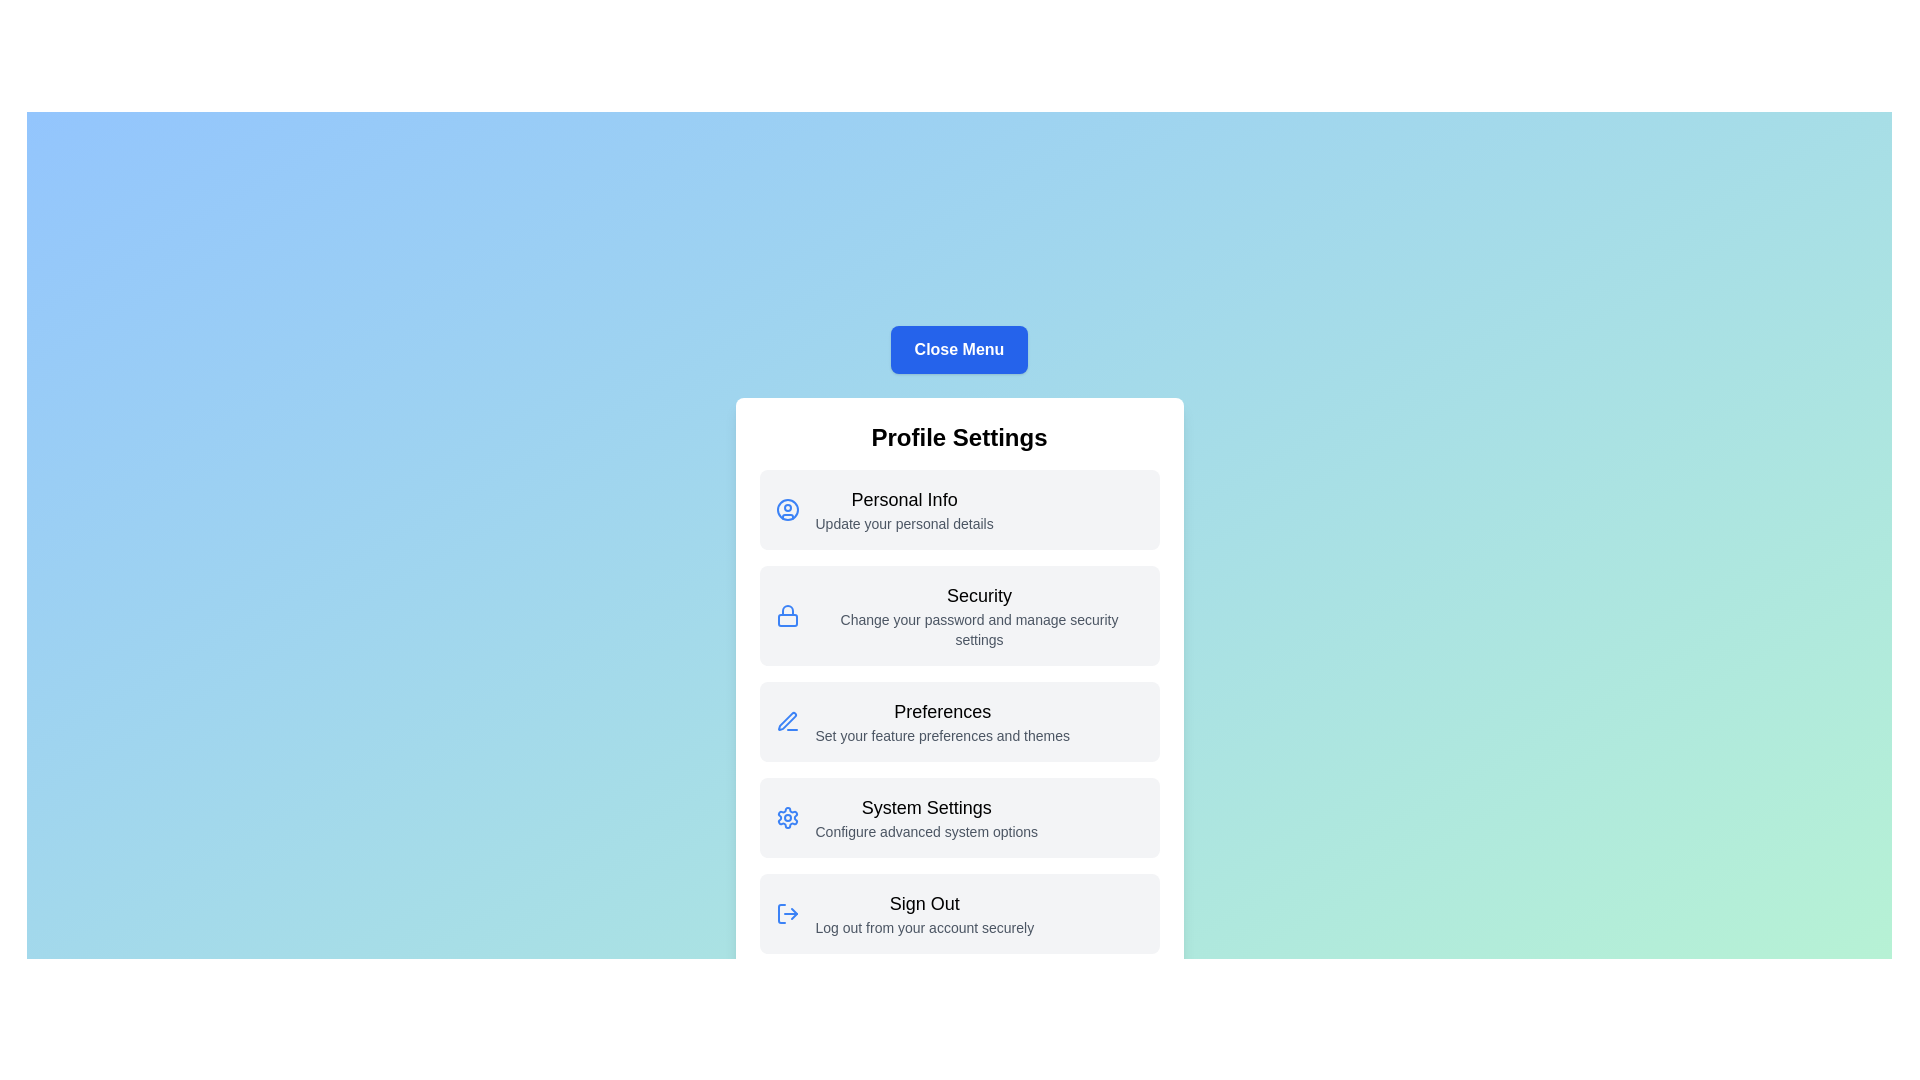 The height and width of the screenshot is (1080, 1920). I want to click on the icon associated with the menu item System Settings, so click(786, 817).